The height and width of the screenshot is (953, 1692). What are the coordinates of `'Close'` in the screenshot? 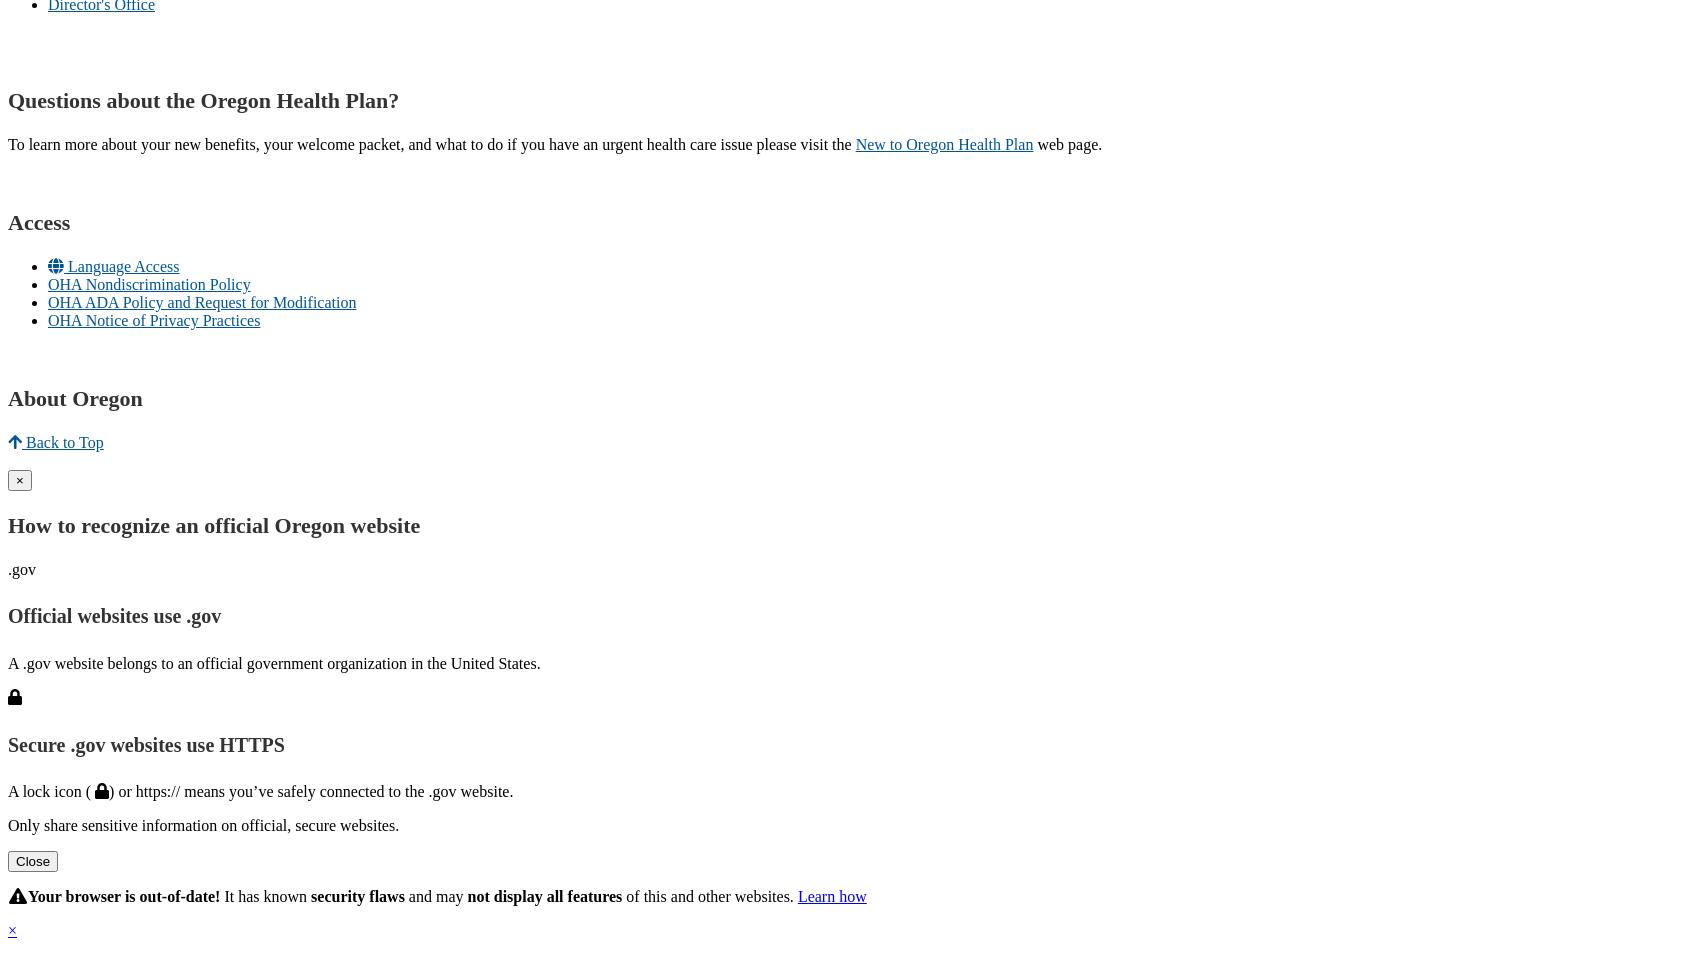 It's located at (31, 861).